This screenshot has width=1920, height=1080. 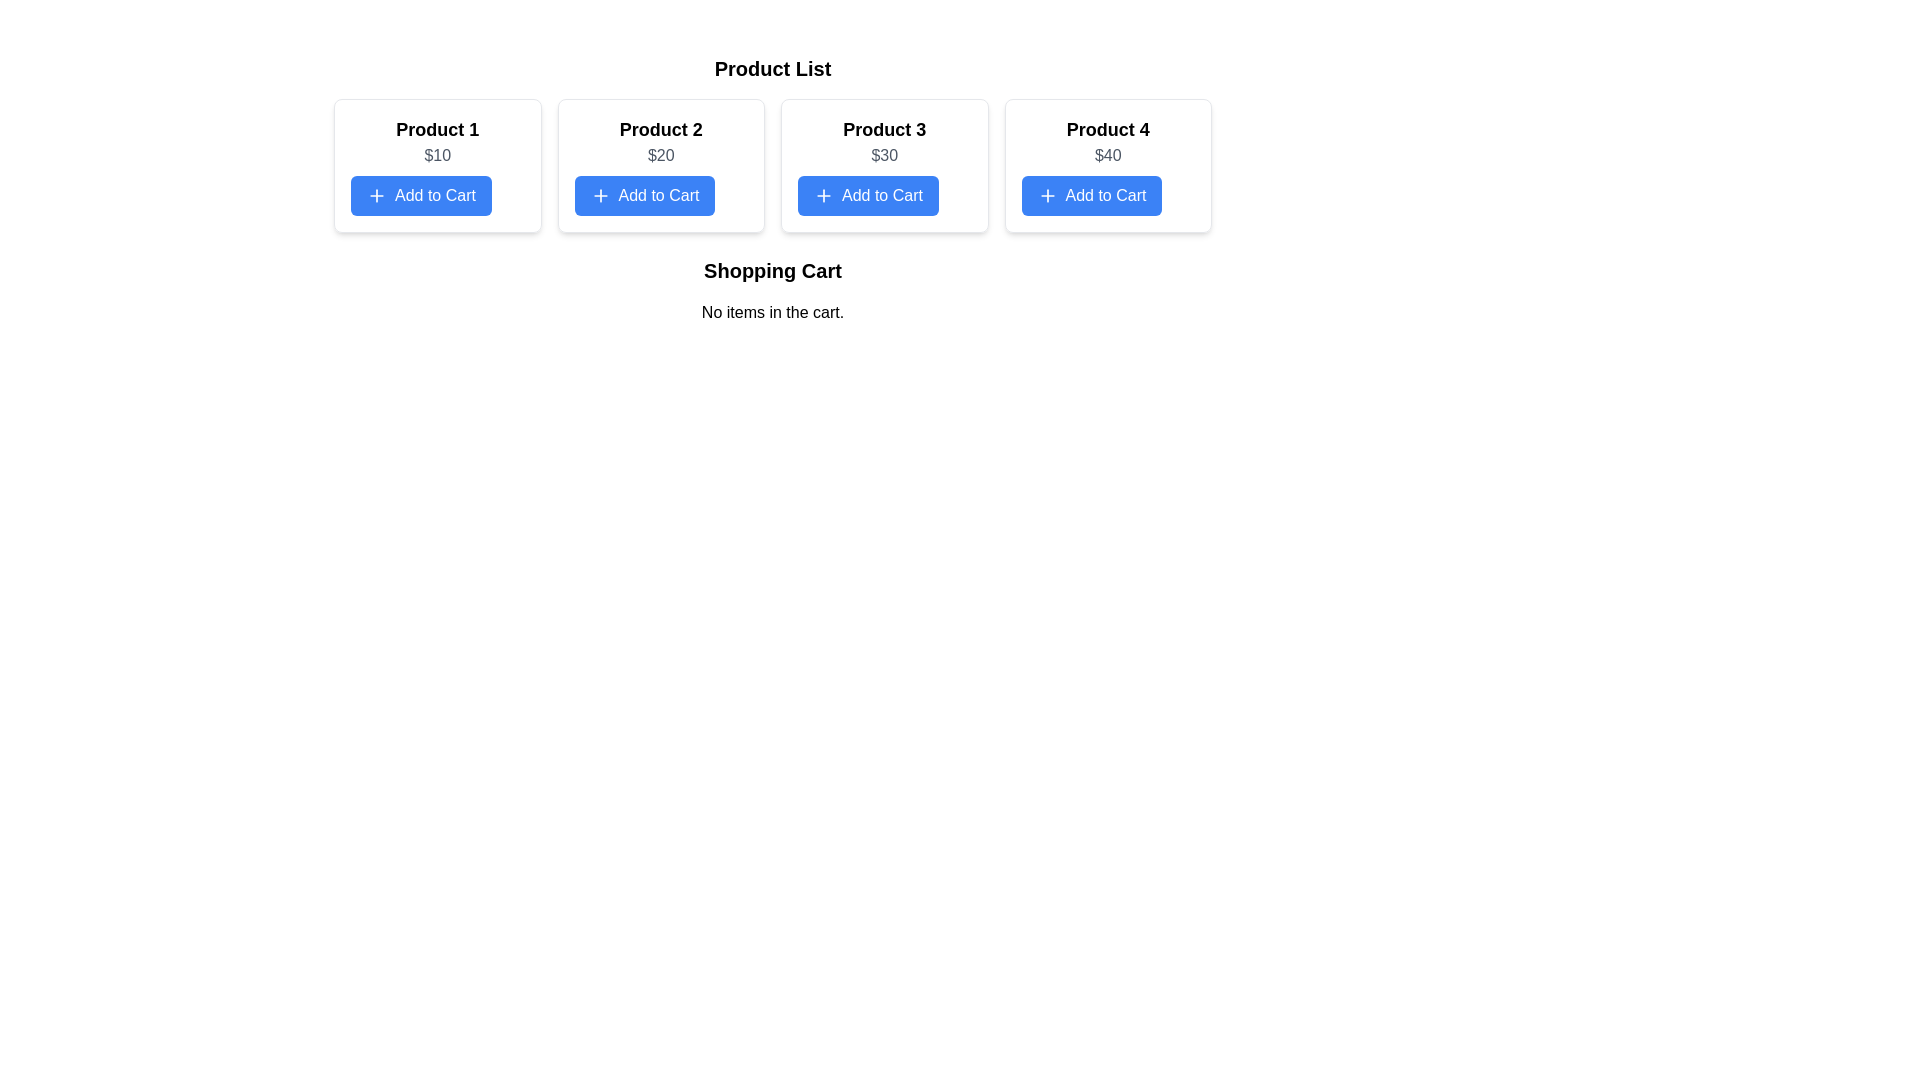 What do you see at coordinates (1046, 196) in the screenshot?
I see `the plus sign icon within the 'Add to Cart' button for 'Product 4', which is positioned at the left edge of the button` at bounding box center [1046, 196].